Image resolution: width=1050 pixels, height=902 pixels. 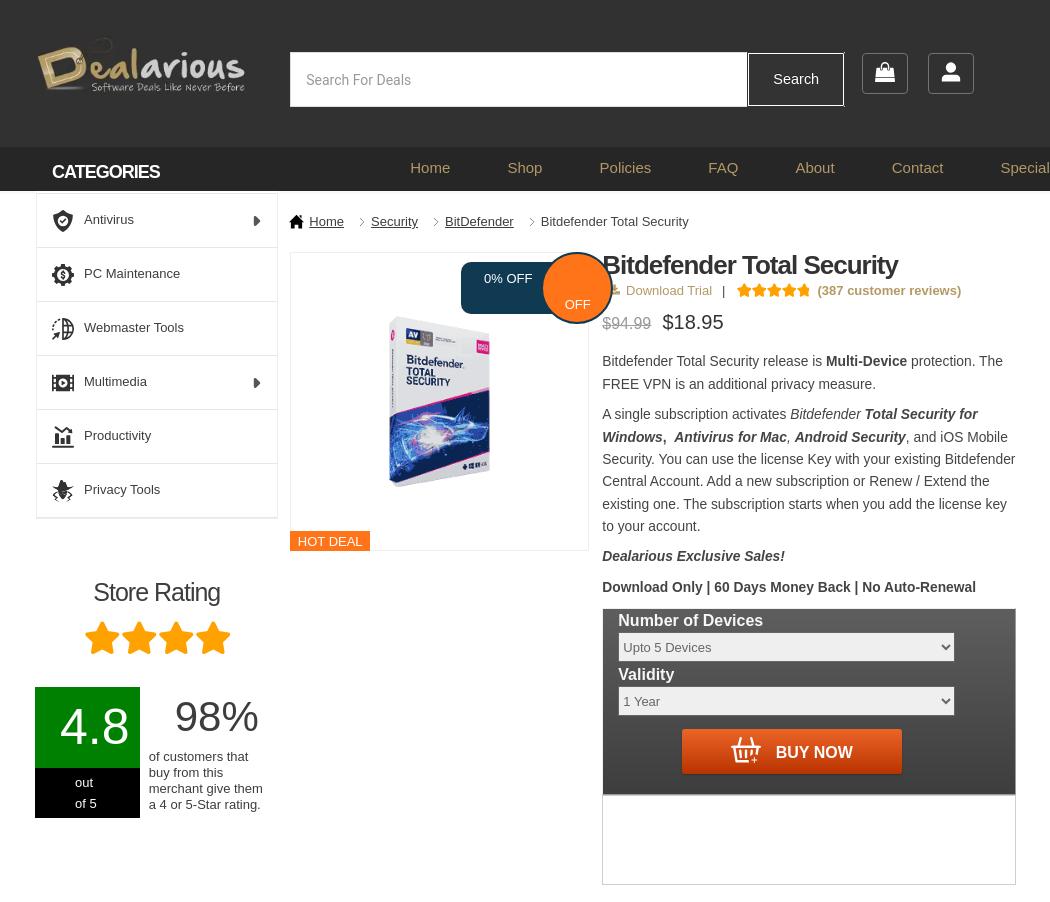 What do you see at coordinates (94, 727) in the screenshot?
I see `'4.8'` at bounding box center [94, 727].